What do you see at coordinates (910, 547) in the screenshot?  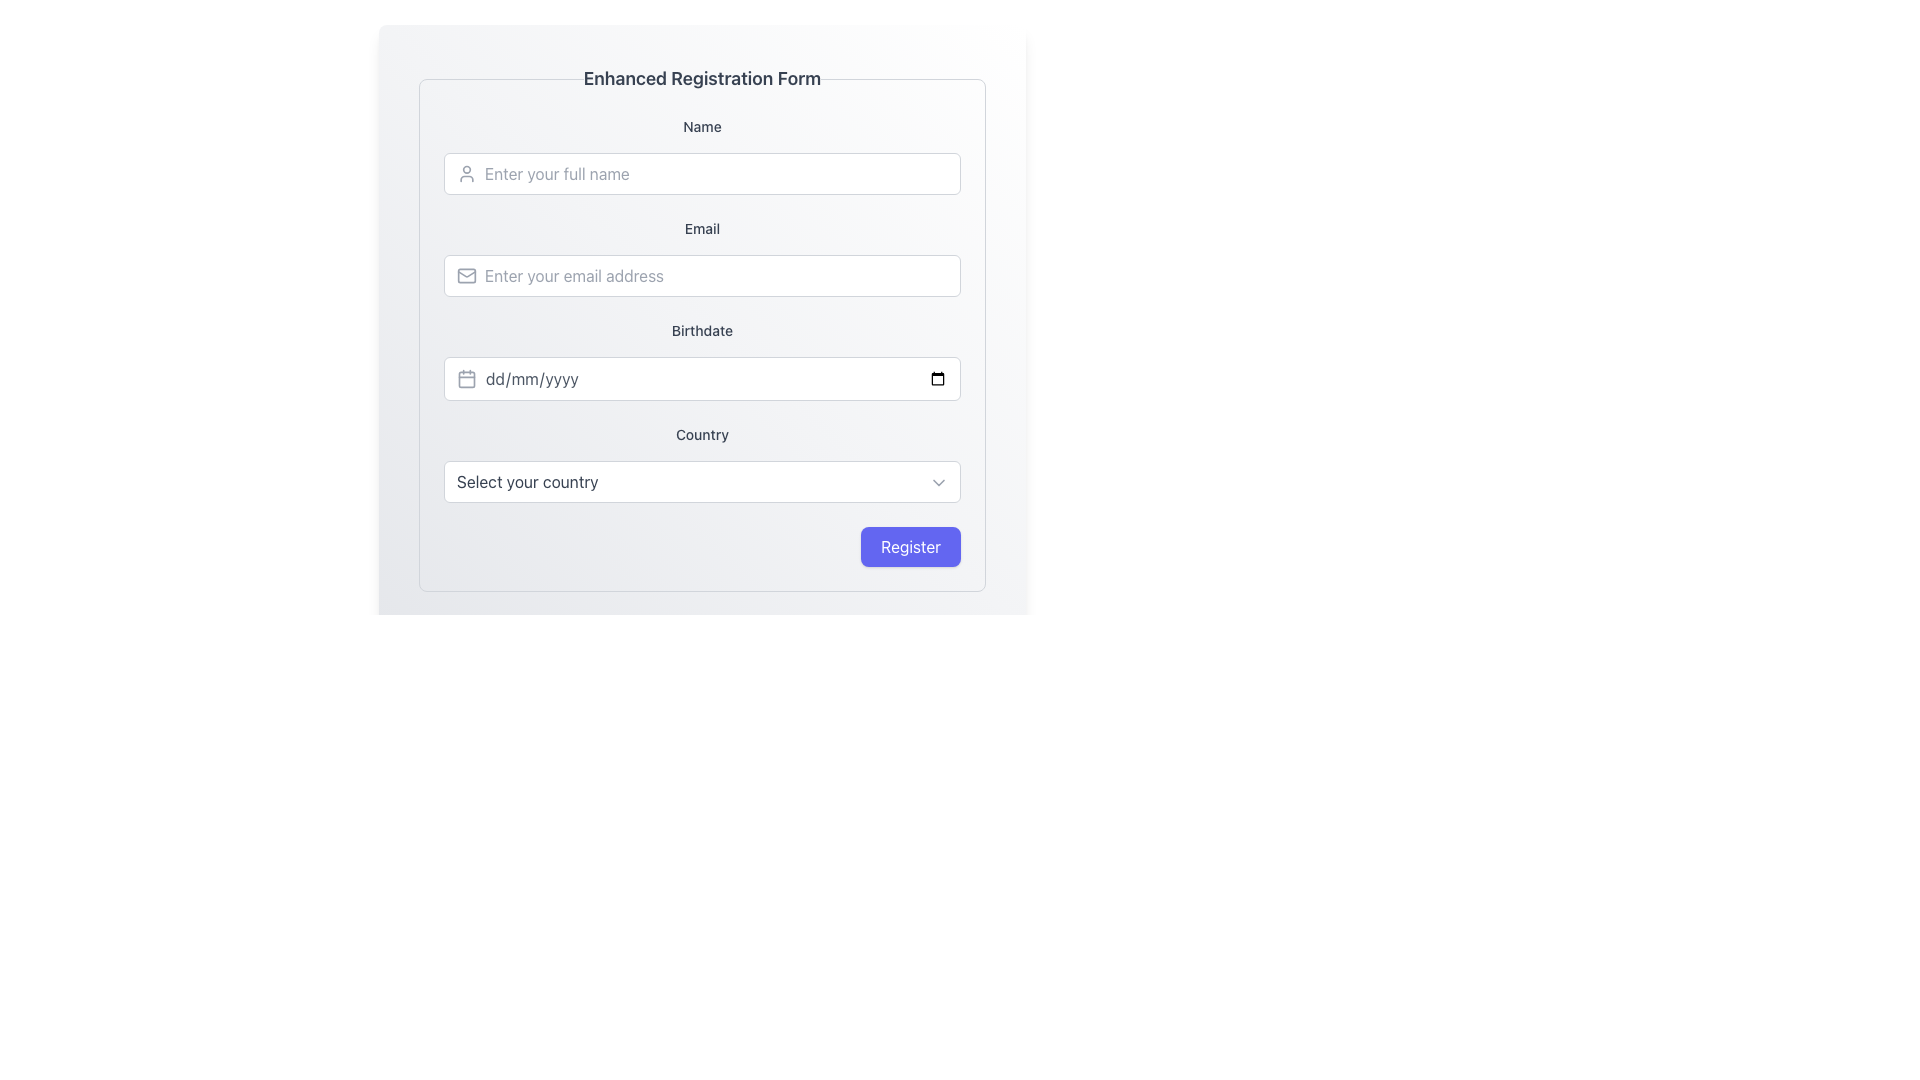 I see `the 'Register' button, which is a rectangular button with white text on a purple background located at the bottom right of the form` at bounding box center [910, 547].